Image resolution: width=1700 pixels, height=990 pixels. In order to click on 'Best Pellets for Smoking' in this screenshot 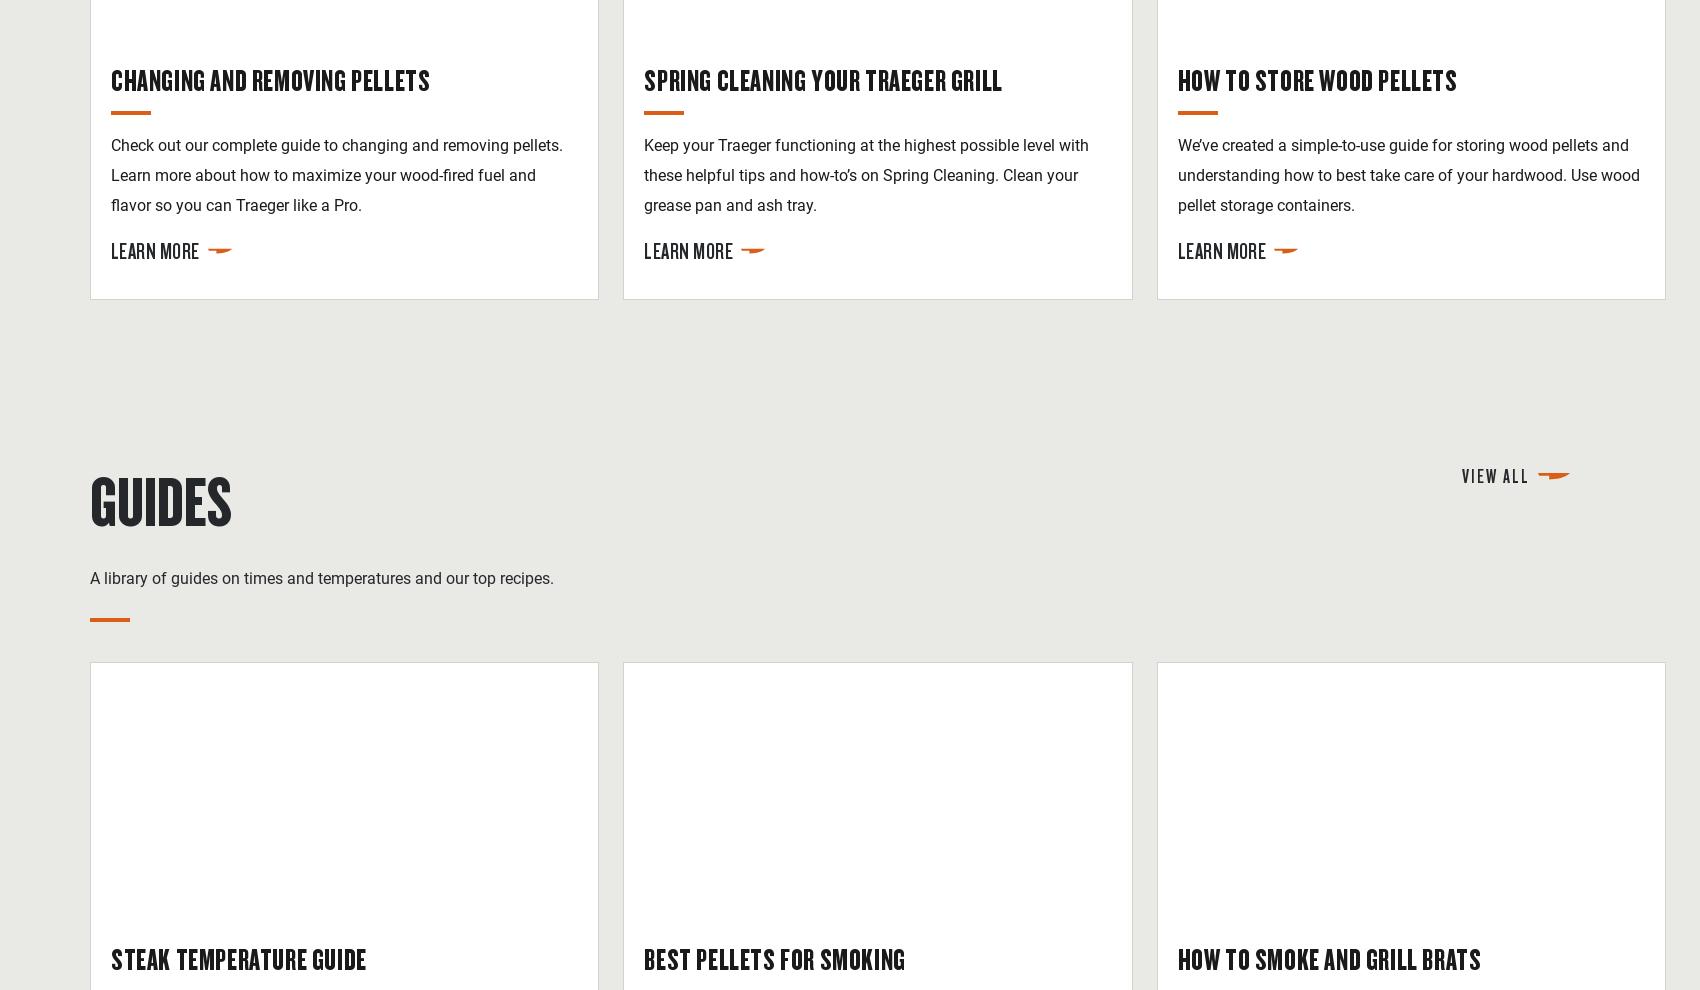, I will do `click(643, 958)`.